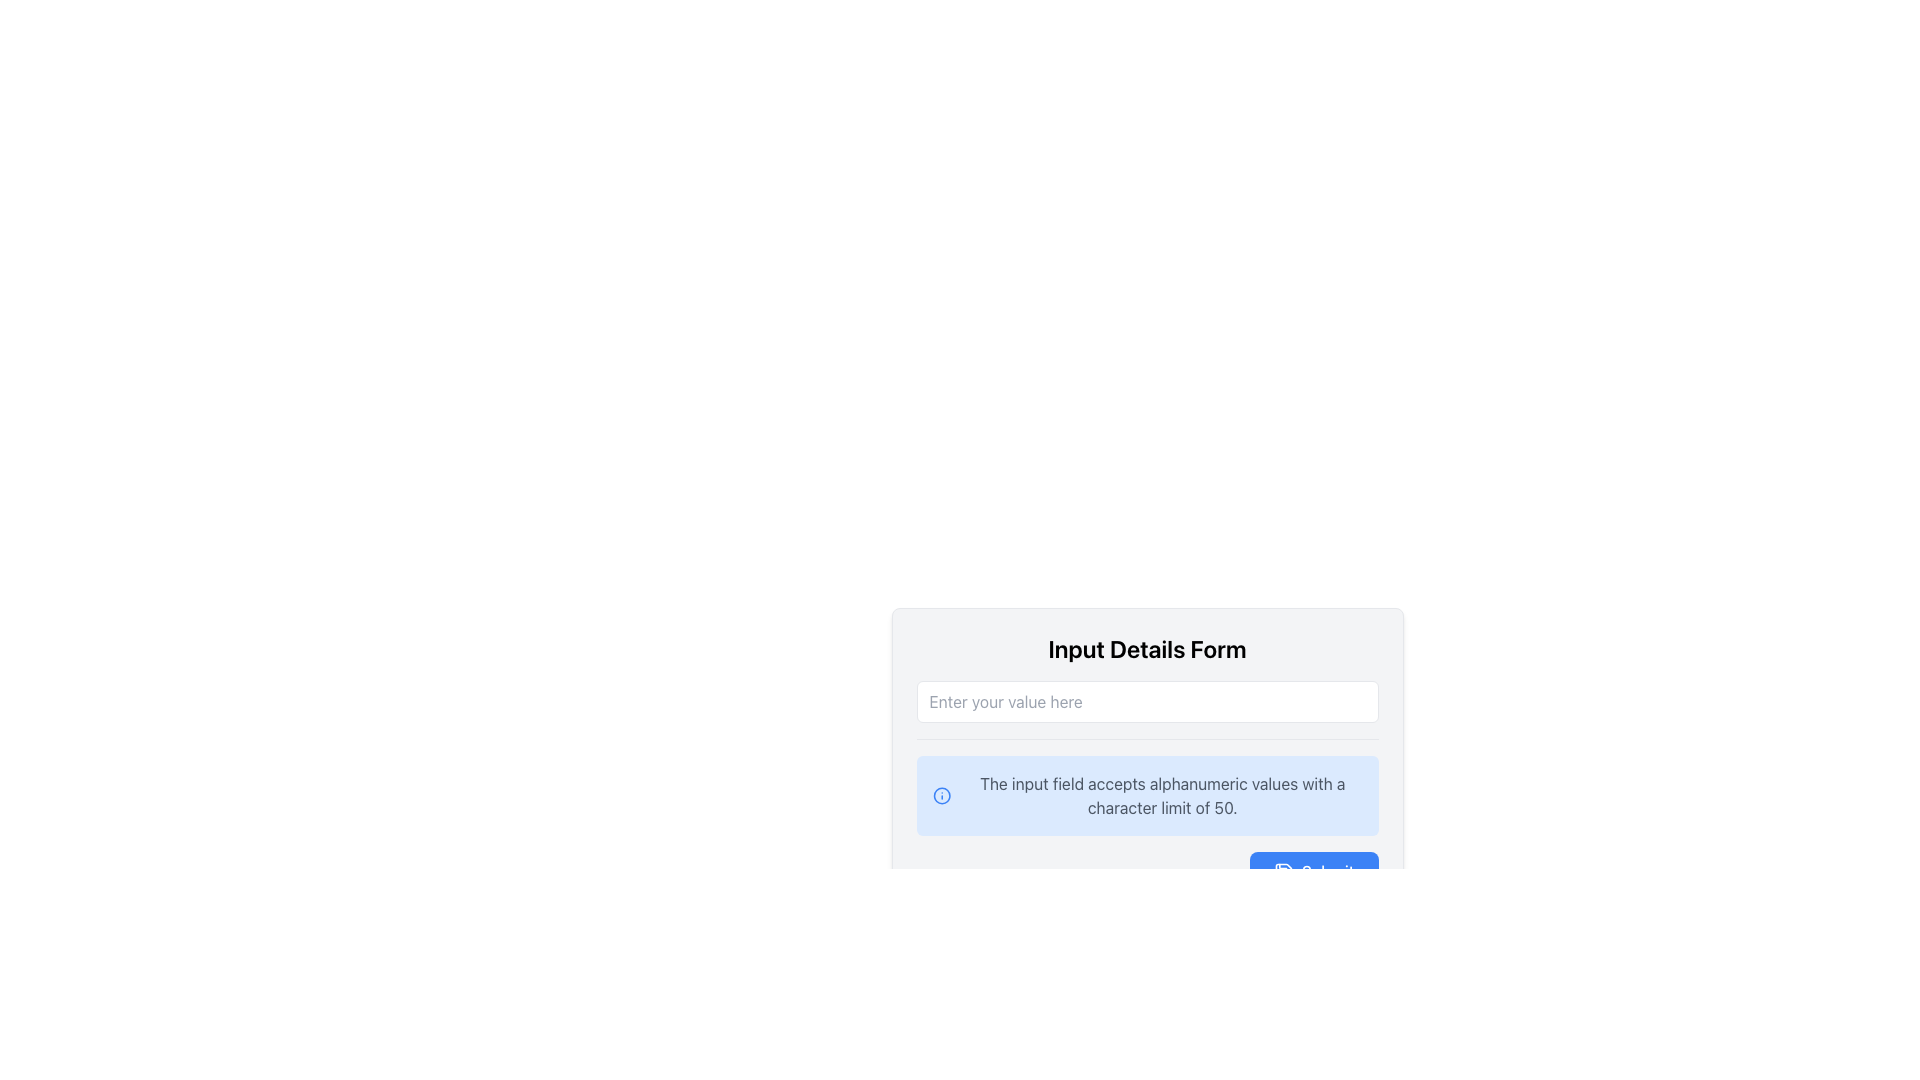  Describe the element at coordinates (1283, 870) in the screenshot. I see `the visual indicator icon located to the left of the 'Submit' button` at that location.